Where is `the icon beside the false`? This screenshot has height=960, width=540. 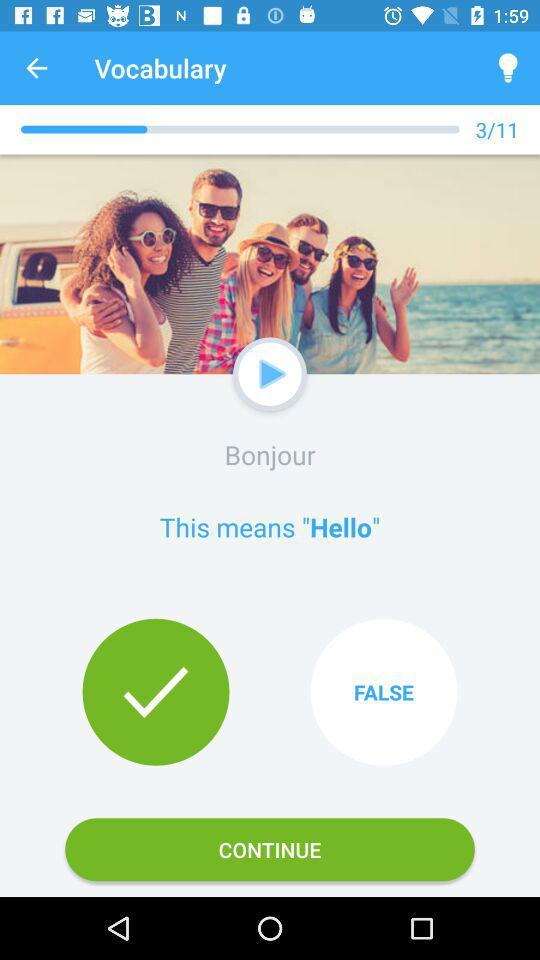 the icon beside the false is located at coordinates (155, 692).